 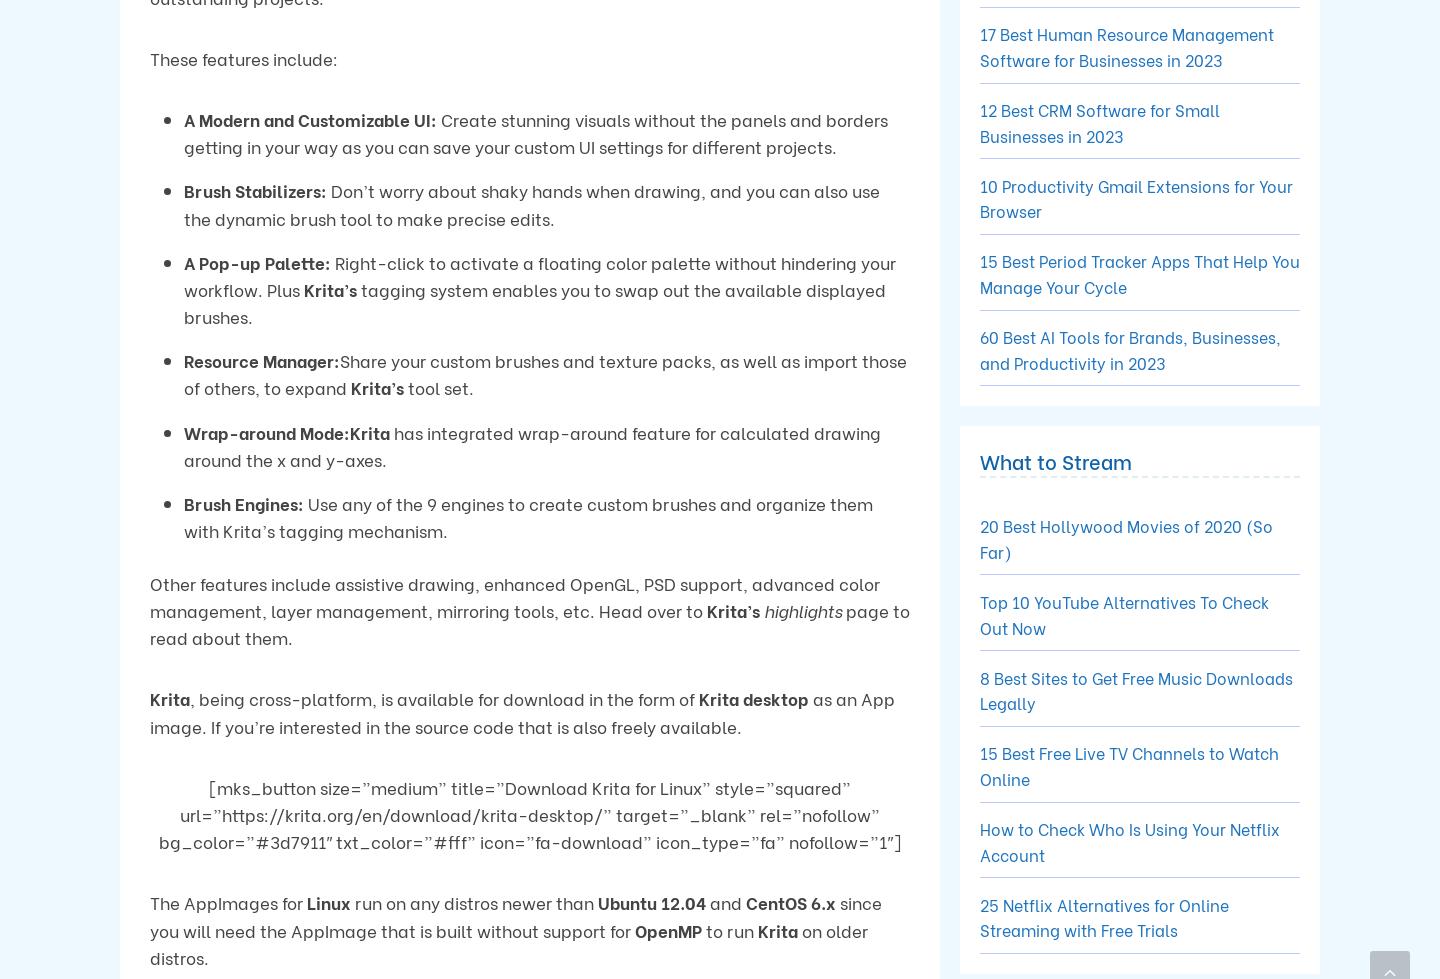 What do you see at coordinates (444, 697) in the screenshot?
I see `', being cross-platform, is available for download in the form of'` at bounding box center [444, 697].